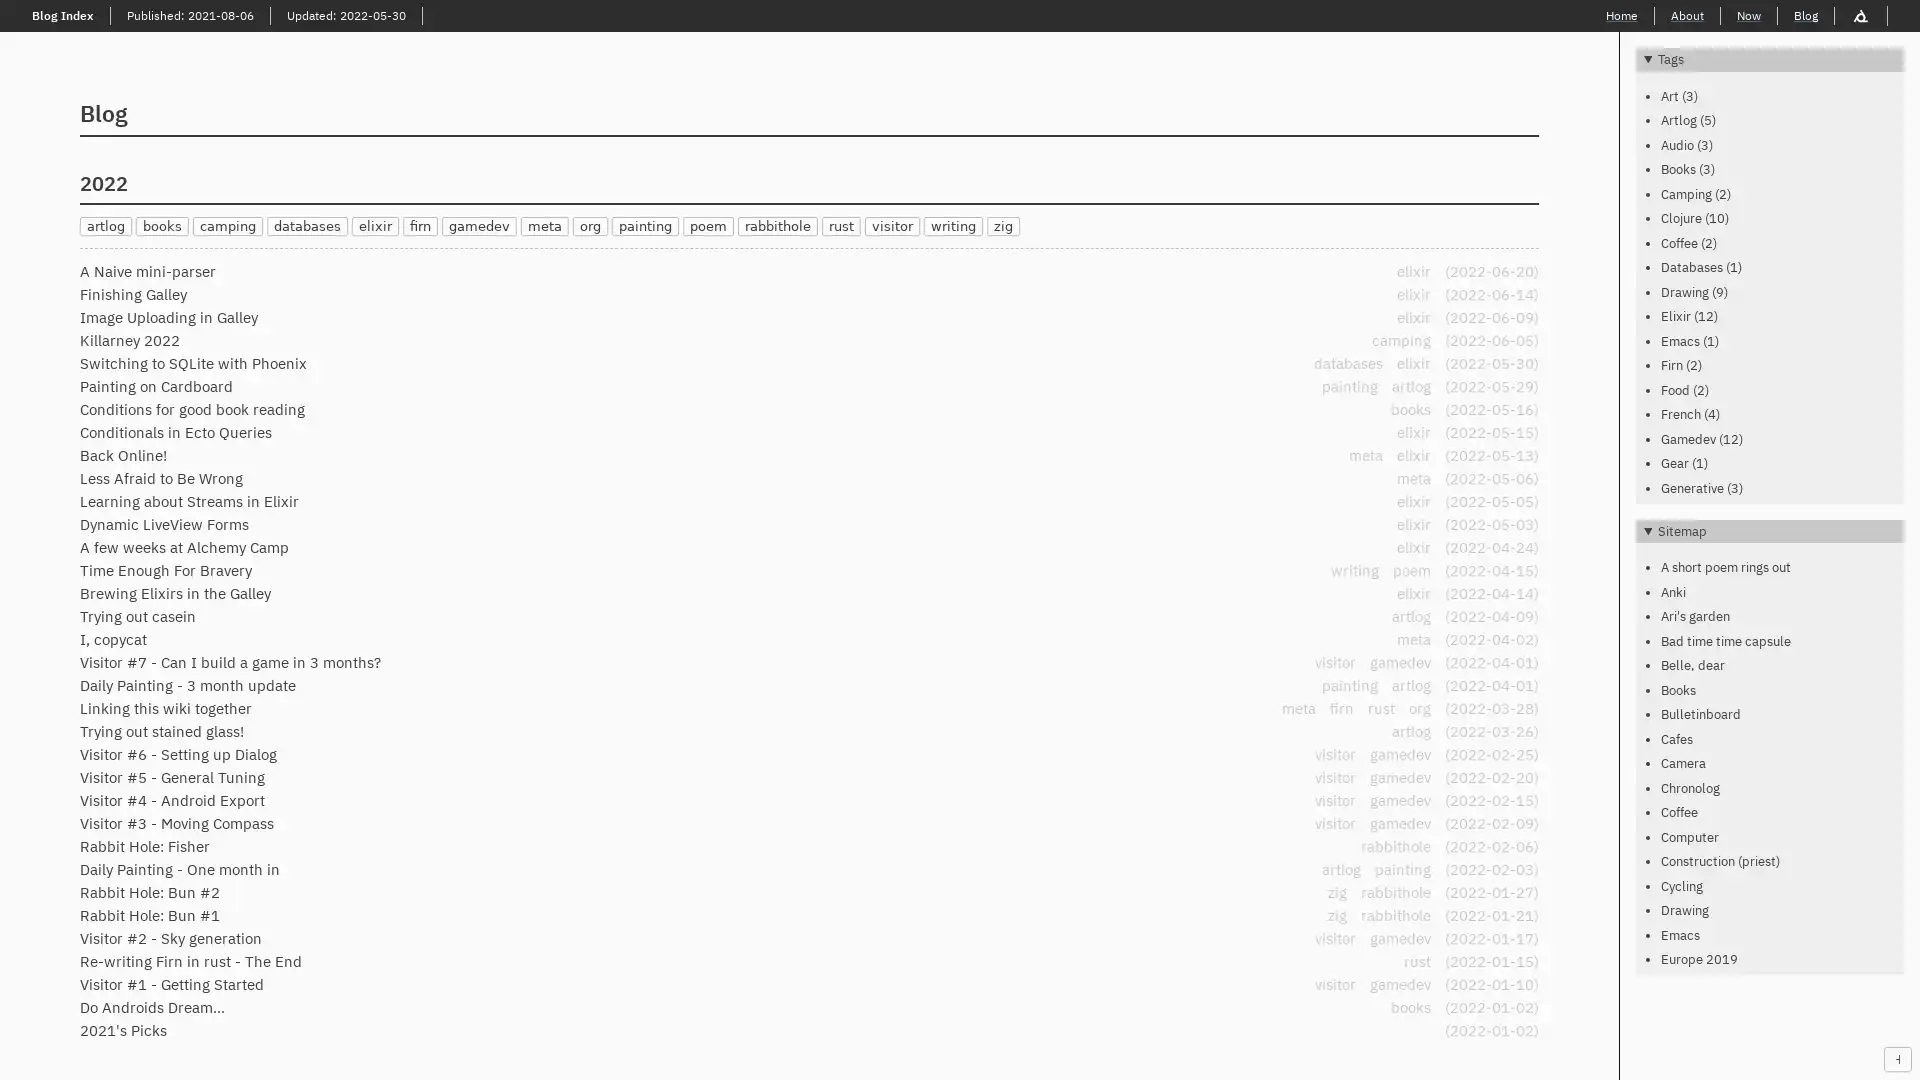  What do you see at coordinates (1003, 225) in the screenshot?
I see `zig` at bounding box center [1003, 225].